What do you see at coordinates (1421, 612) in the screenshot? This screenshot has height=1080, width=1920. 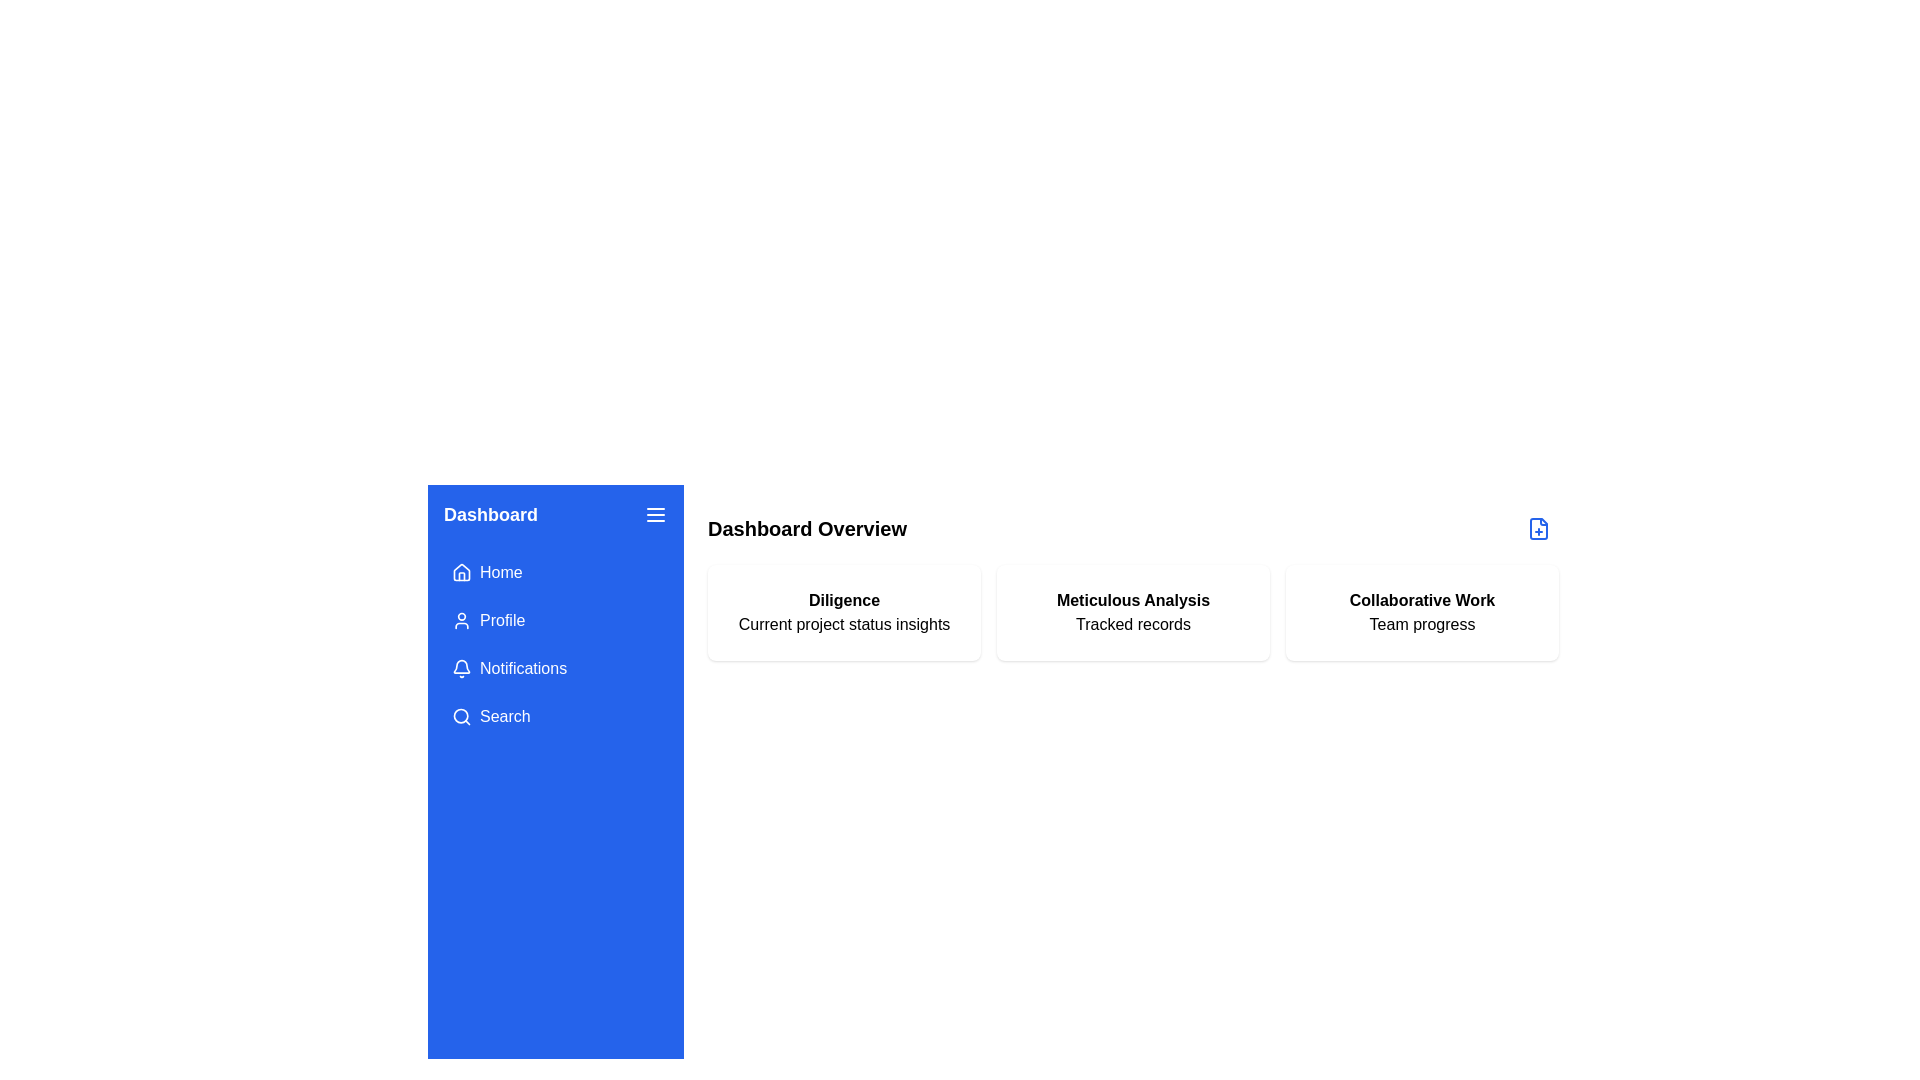 I see `the Informative card with bold text 'Collaborative Work' and smaller text 'Team progress', located in the third column of the grid beneath the 'Dashboard Overview' heading` at bounding box center [1421, 612].